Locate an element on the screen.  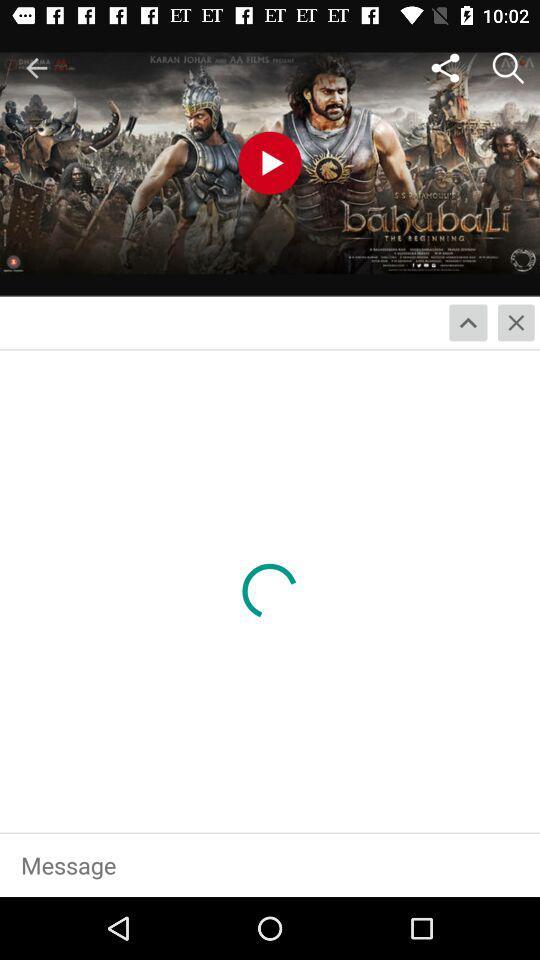
the close icon is located at coordinates (516, 322).